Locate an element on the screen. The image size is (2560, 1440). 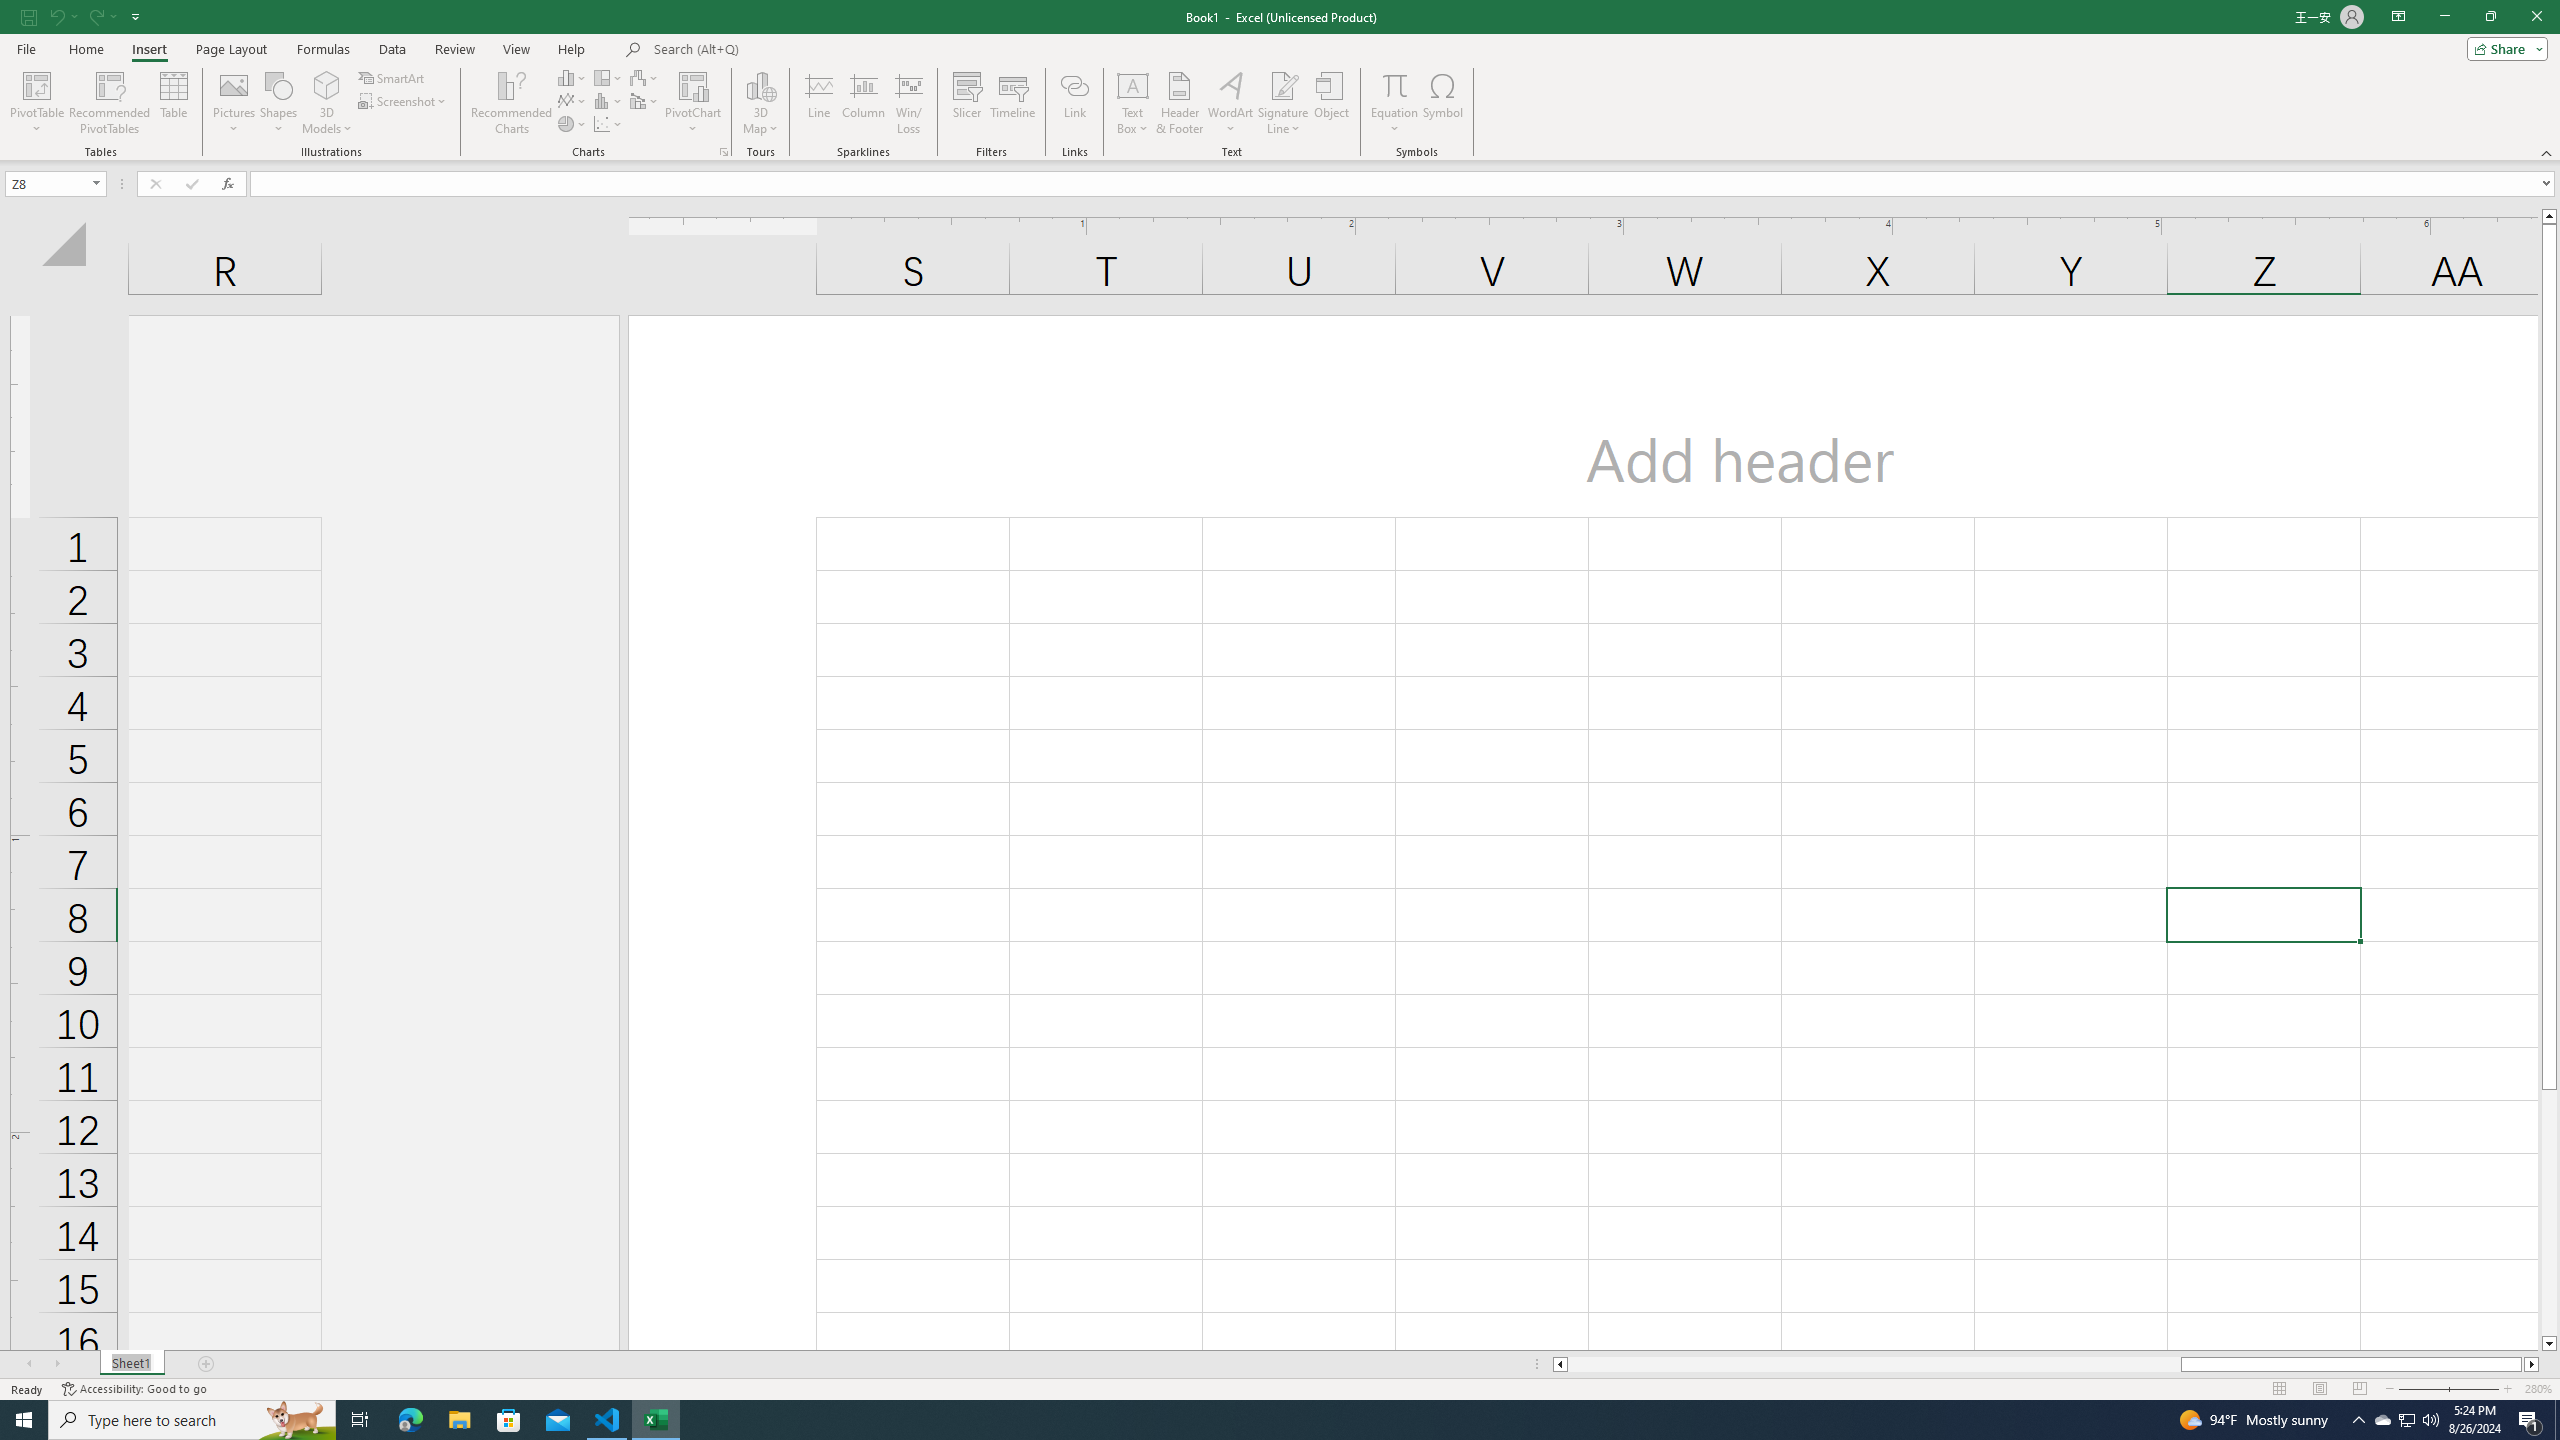
'Timeline' is located at coordinates (1011, 103).